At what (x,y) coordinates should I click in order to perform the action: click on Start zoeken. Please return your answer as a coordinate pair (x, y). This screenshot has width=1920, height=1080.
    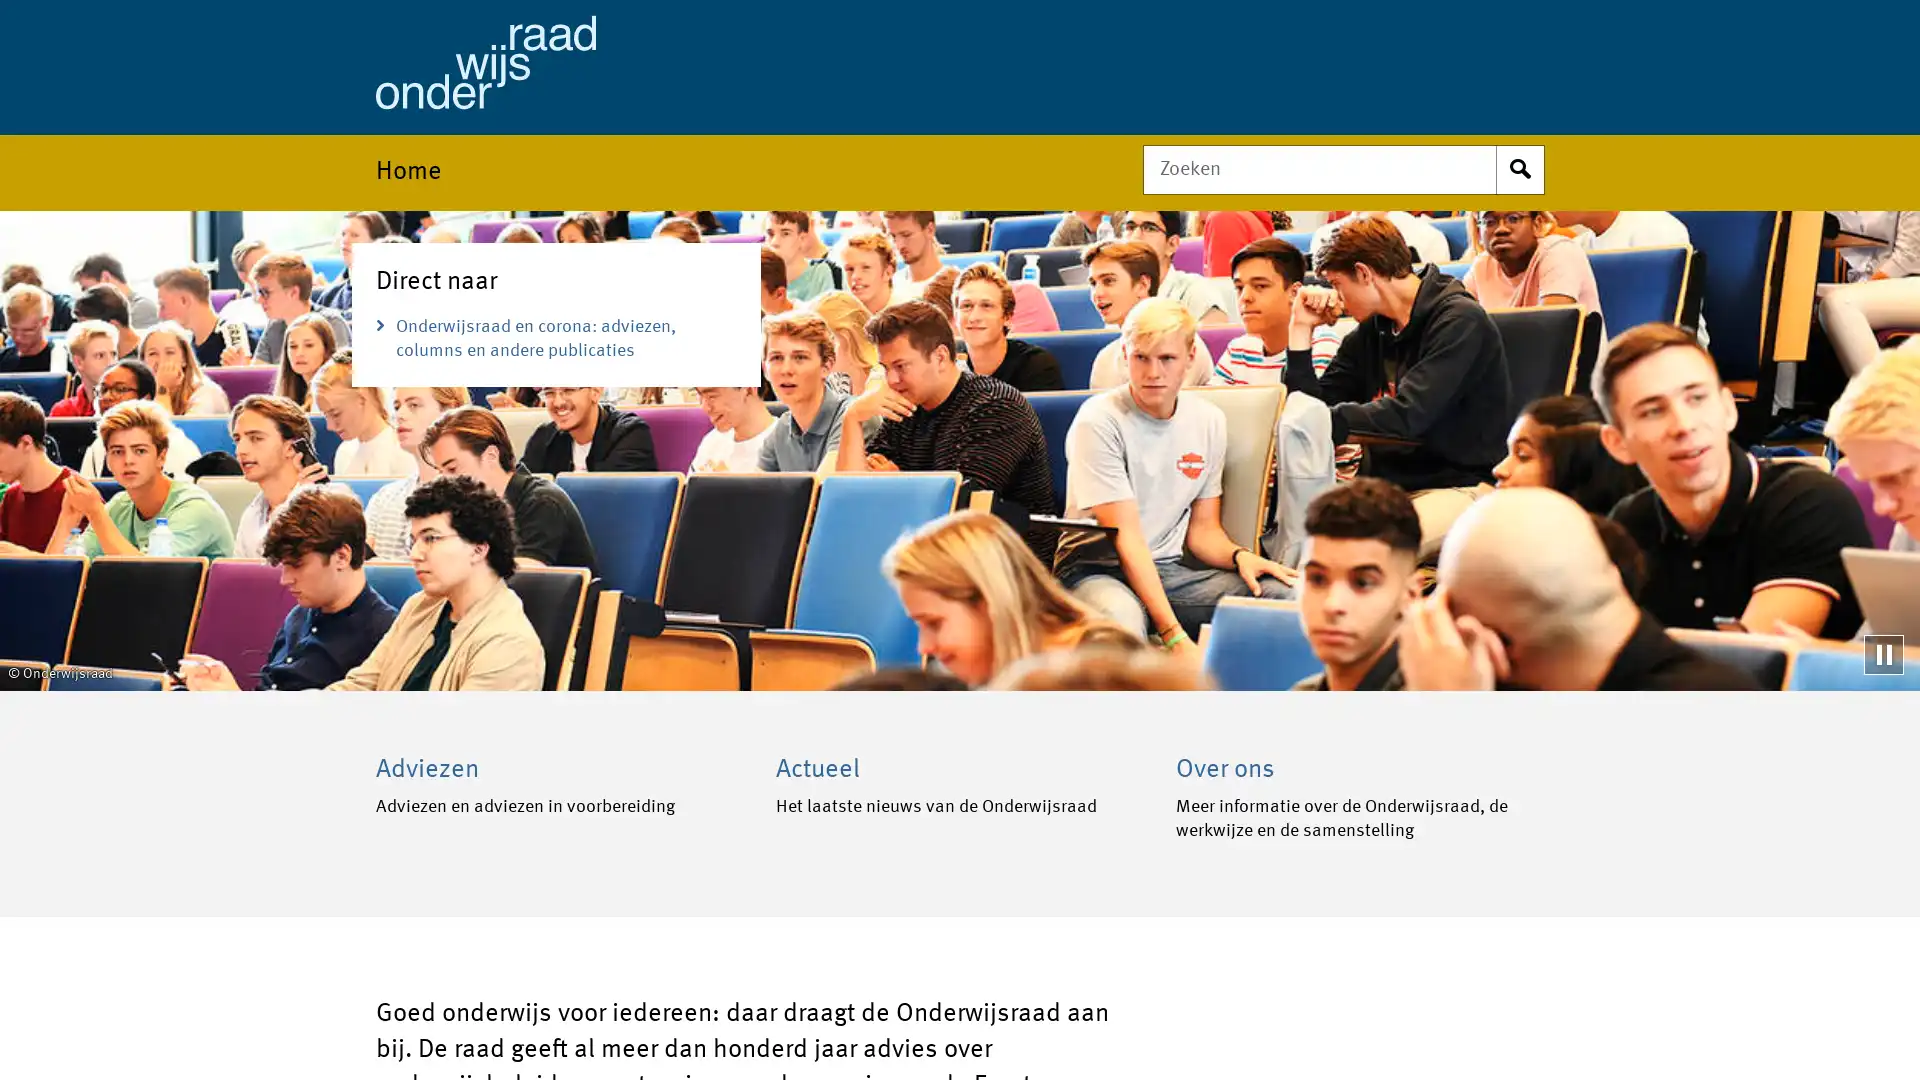
    Looking at the image, I should click on (1520, 168).